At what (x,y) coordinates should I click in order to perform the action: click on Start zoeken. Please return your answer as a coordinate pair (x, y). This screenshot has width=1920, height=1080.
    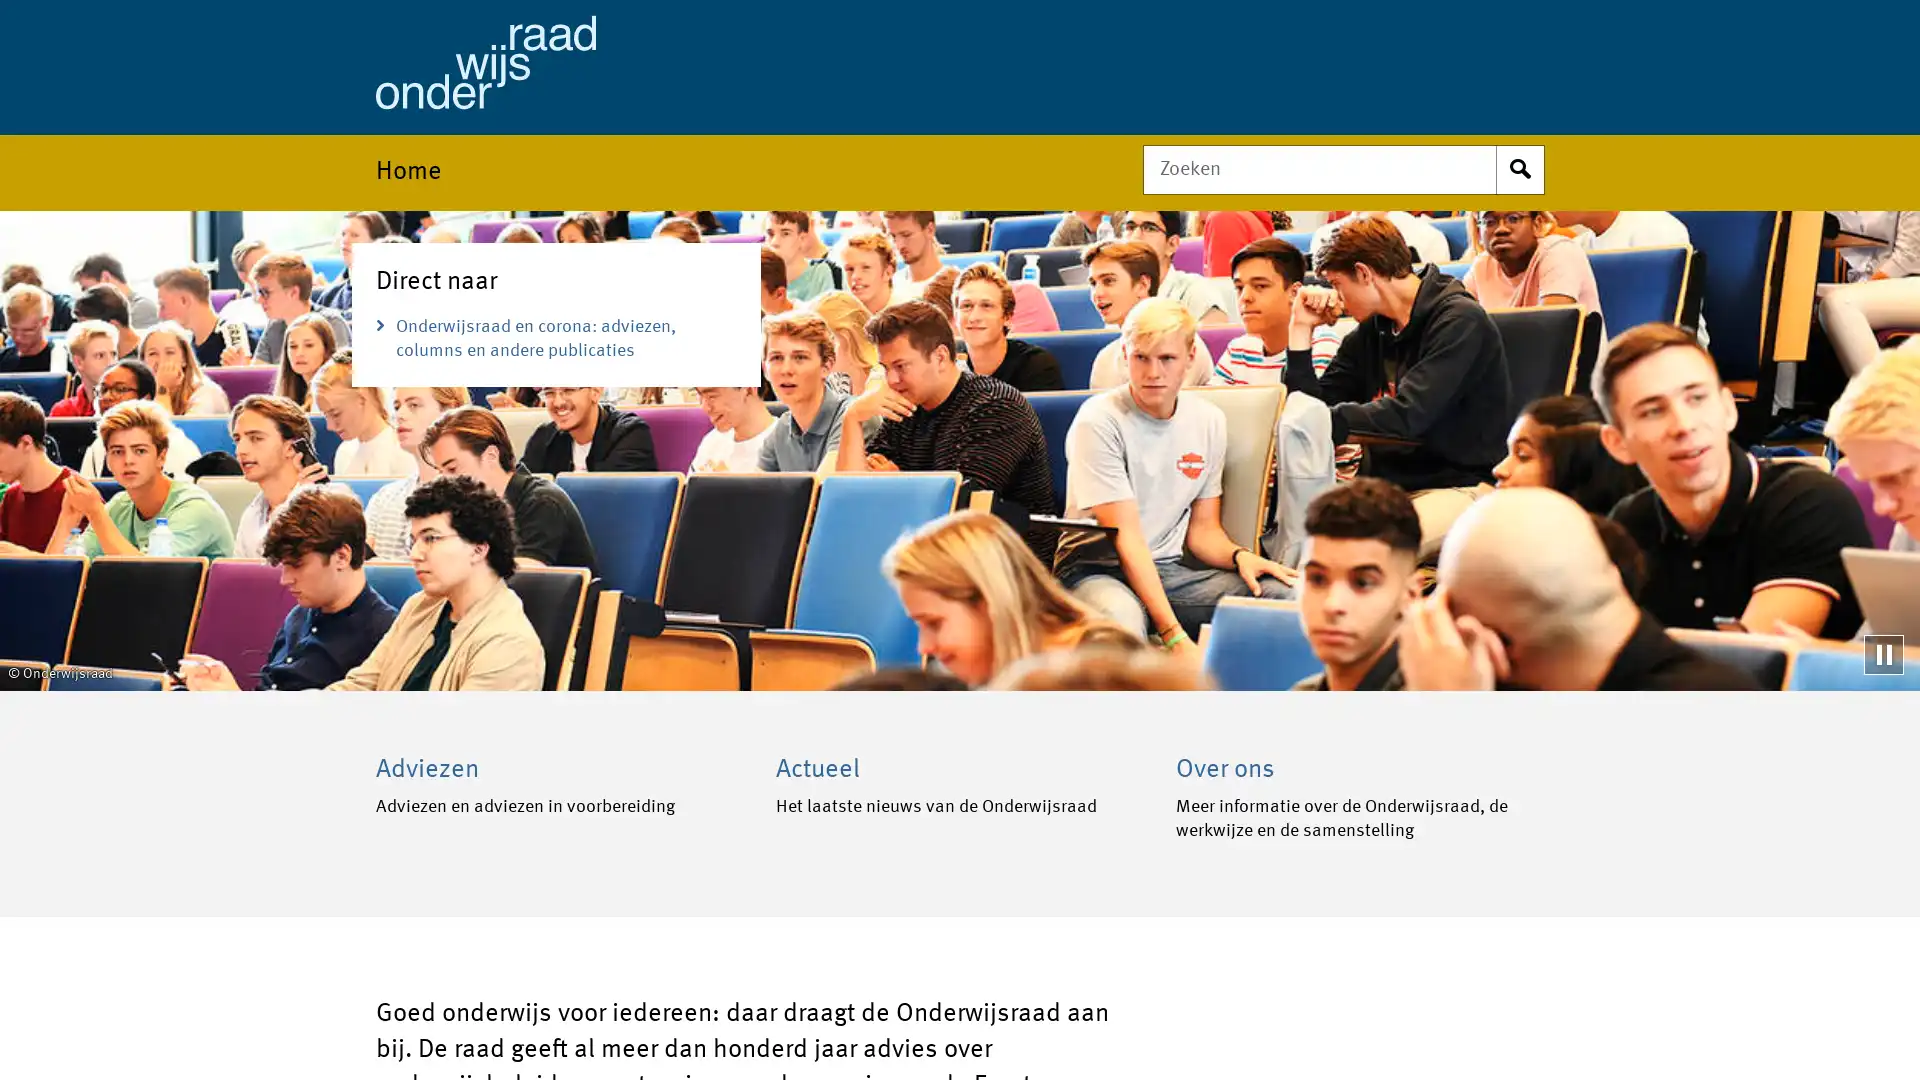
    Looking at the image, I should click on (1520, 168).